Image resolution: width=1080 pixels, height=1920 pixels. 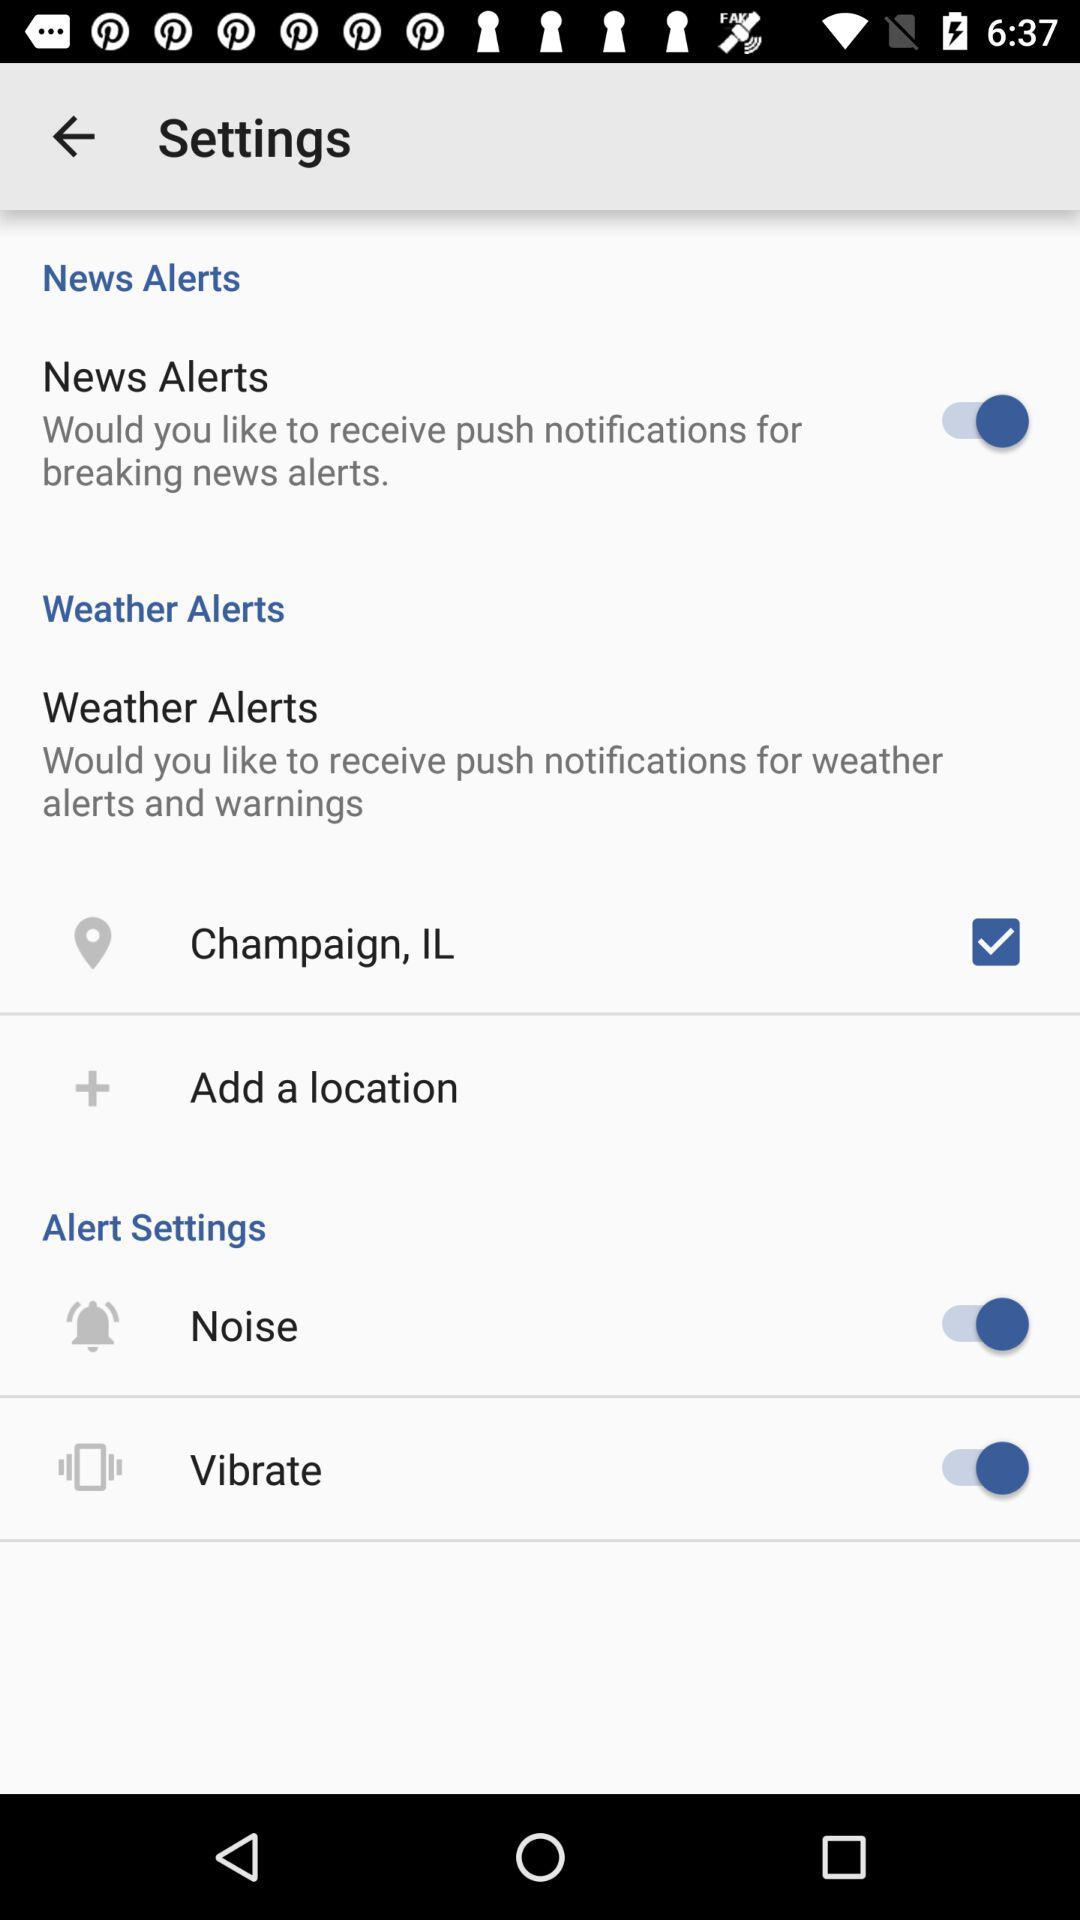 I want to click on item to the left of settings  item, so click(x=72, y=135).